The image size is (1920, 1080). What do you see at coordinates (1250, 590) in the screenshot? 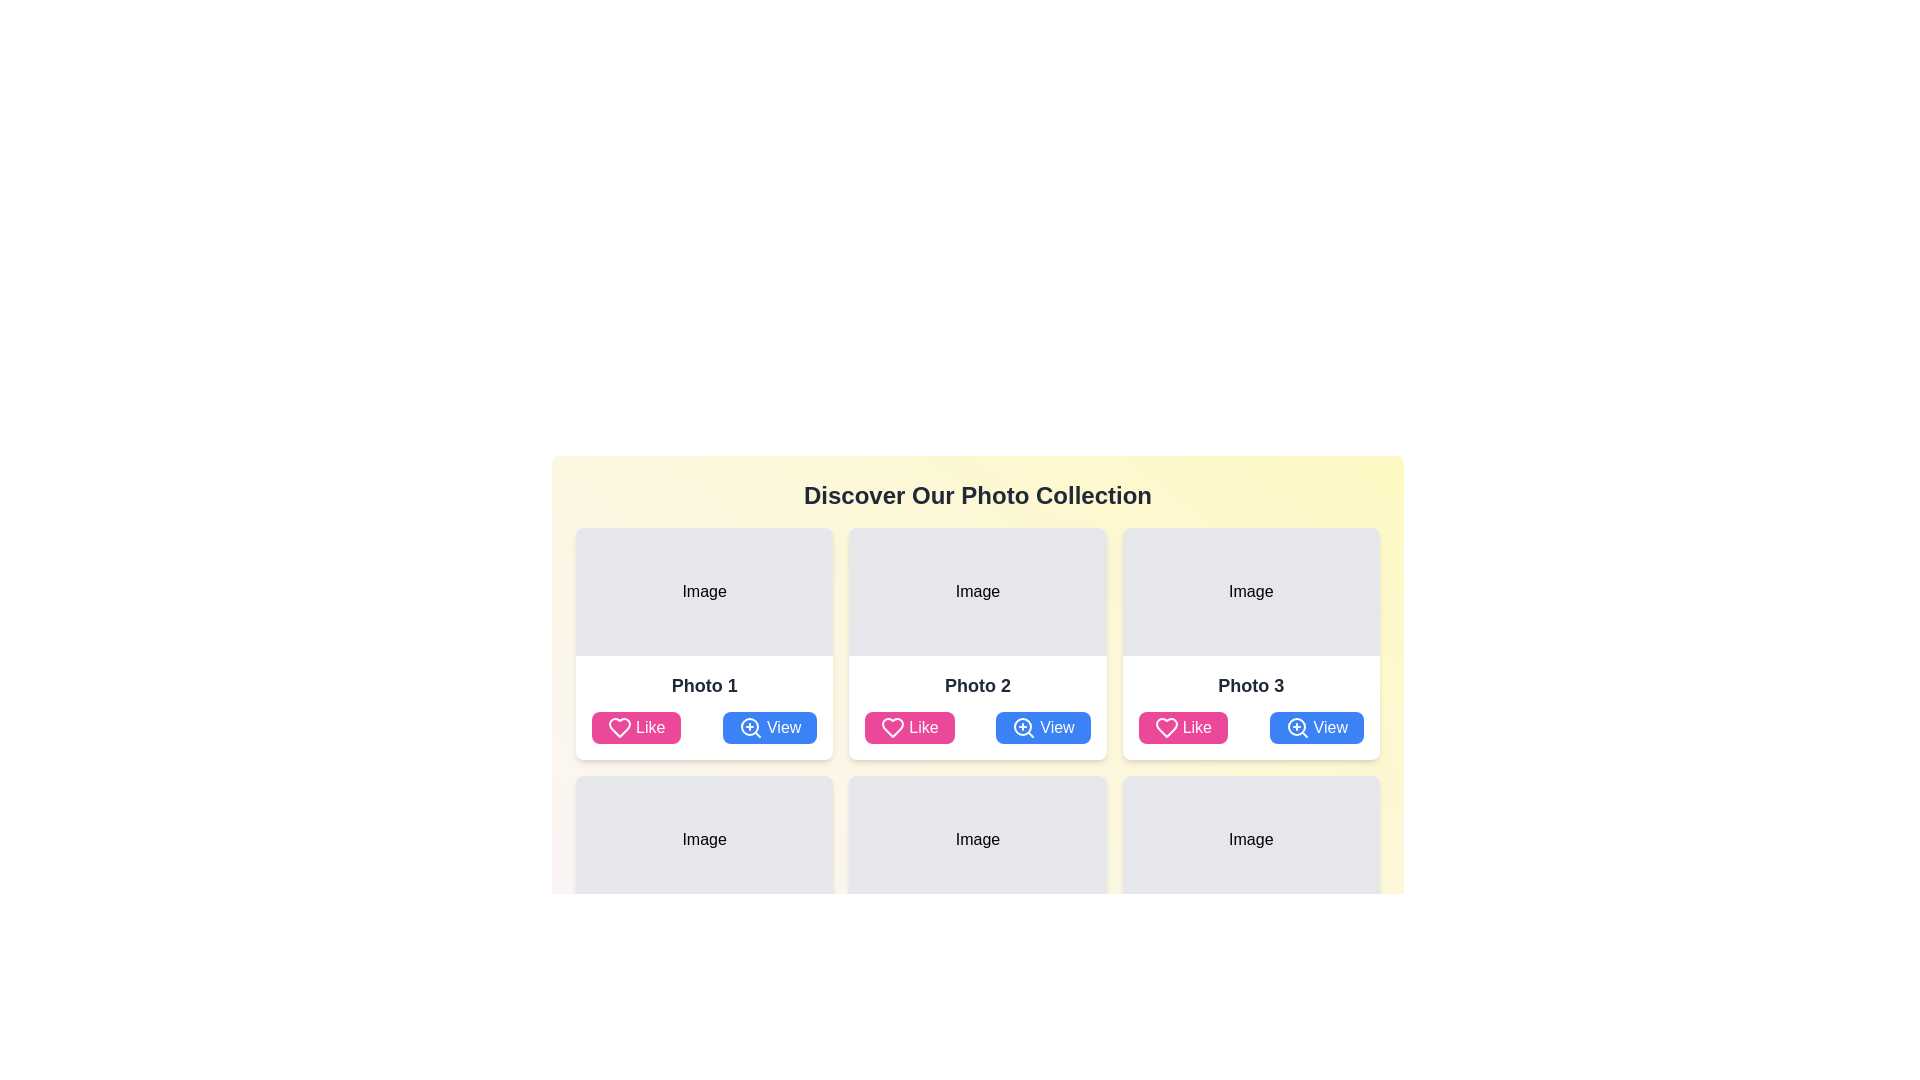
I see `the image placeholder located at the top of the card labeled 'Photo 3' in the top-right corner of the grid layout` at bounding box center [1250, 590].